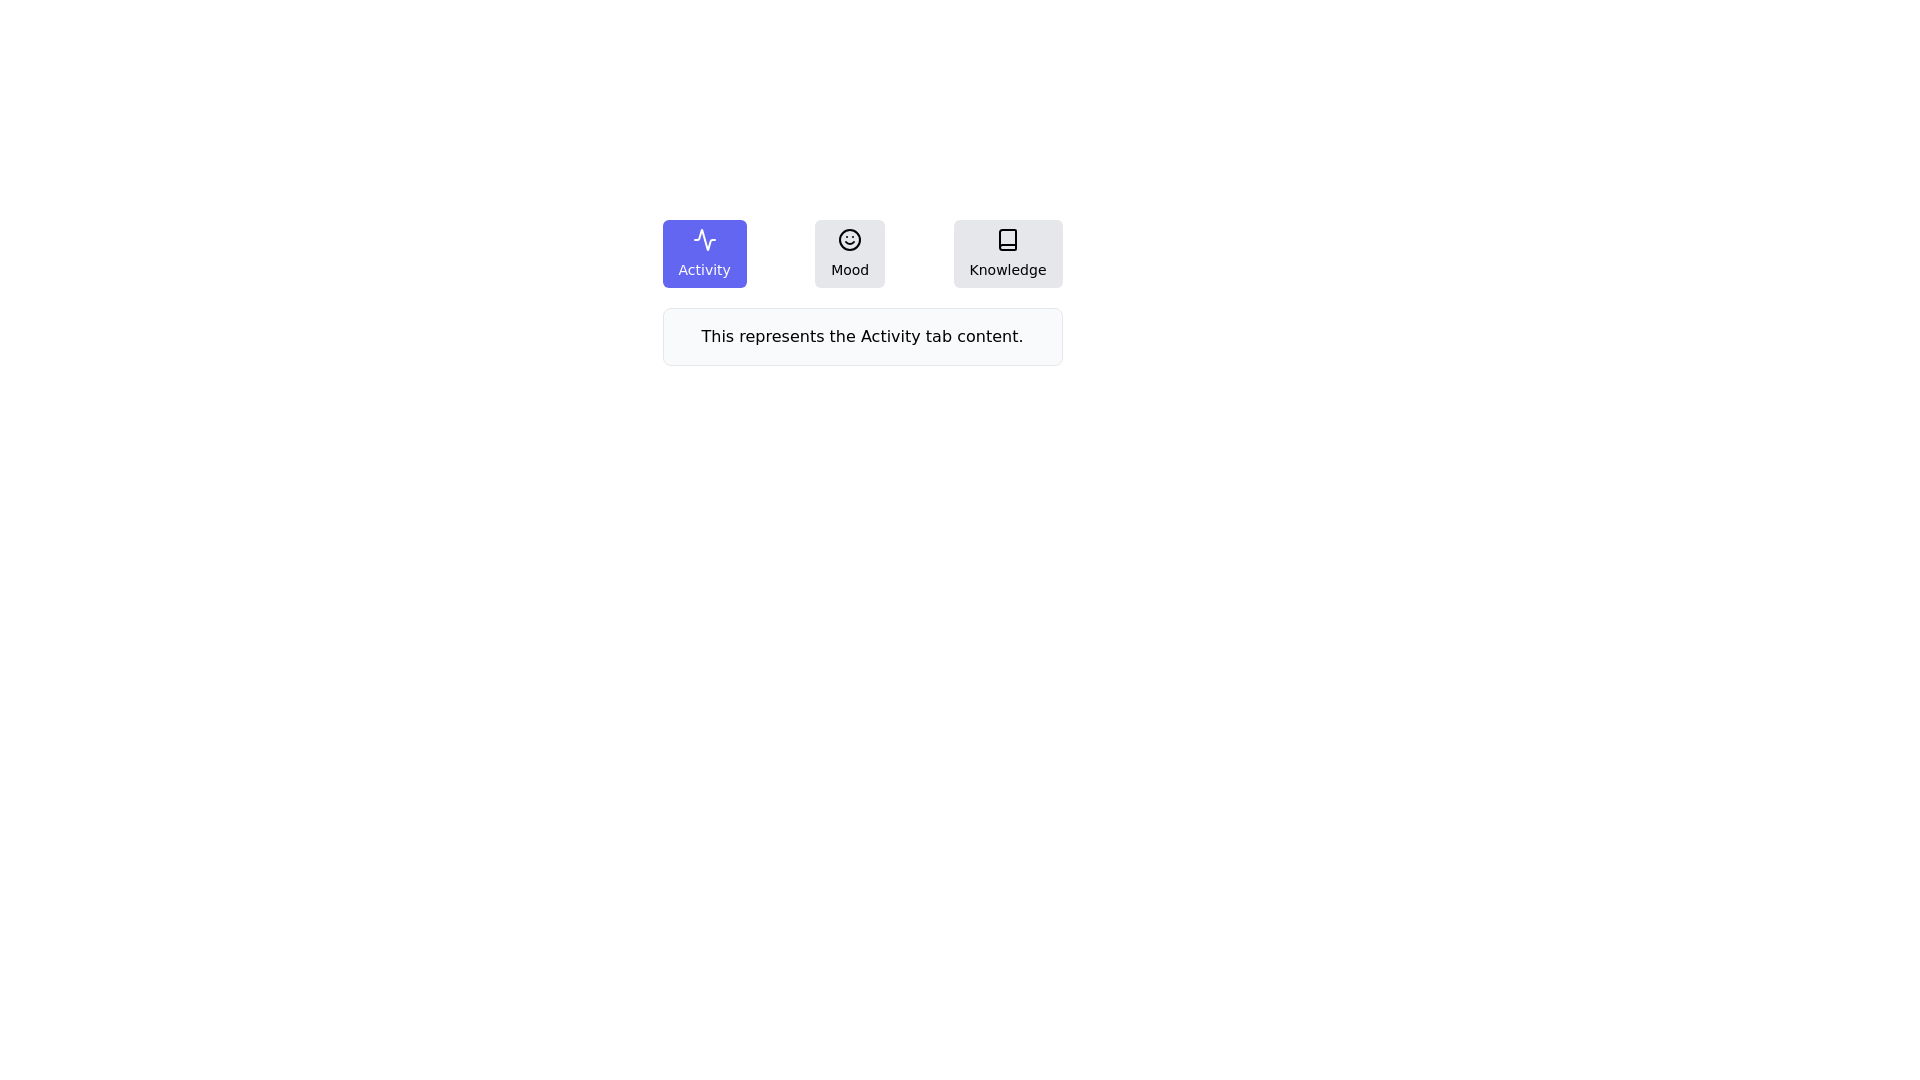  Describe the element at coordinates (704, 238) in the screenshot. I see `the icon with a dynamic stroke pattern located in the 'Activity' tab` at that location.